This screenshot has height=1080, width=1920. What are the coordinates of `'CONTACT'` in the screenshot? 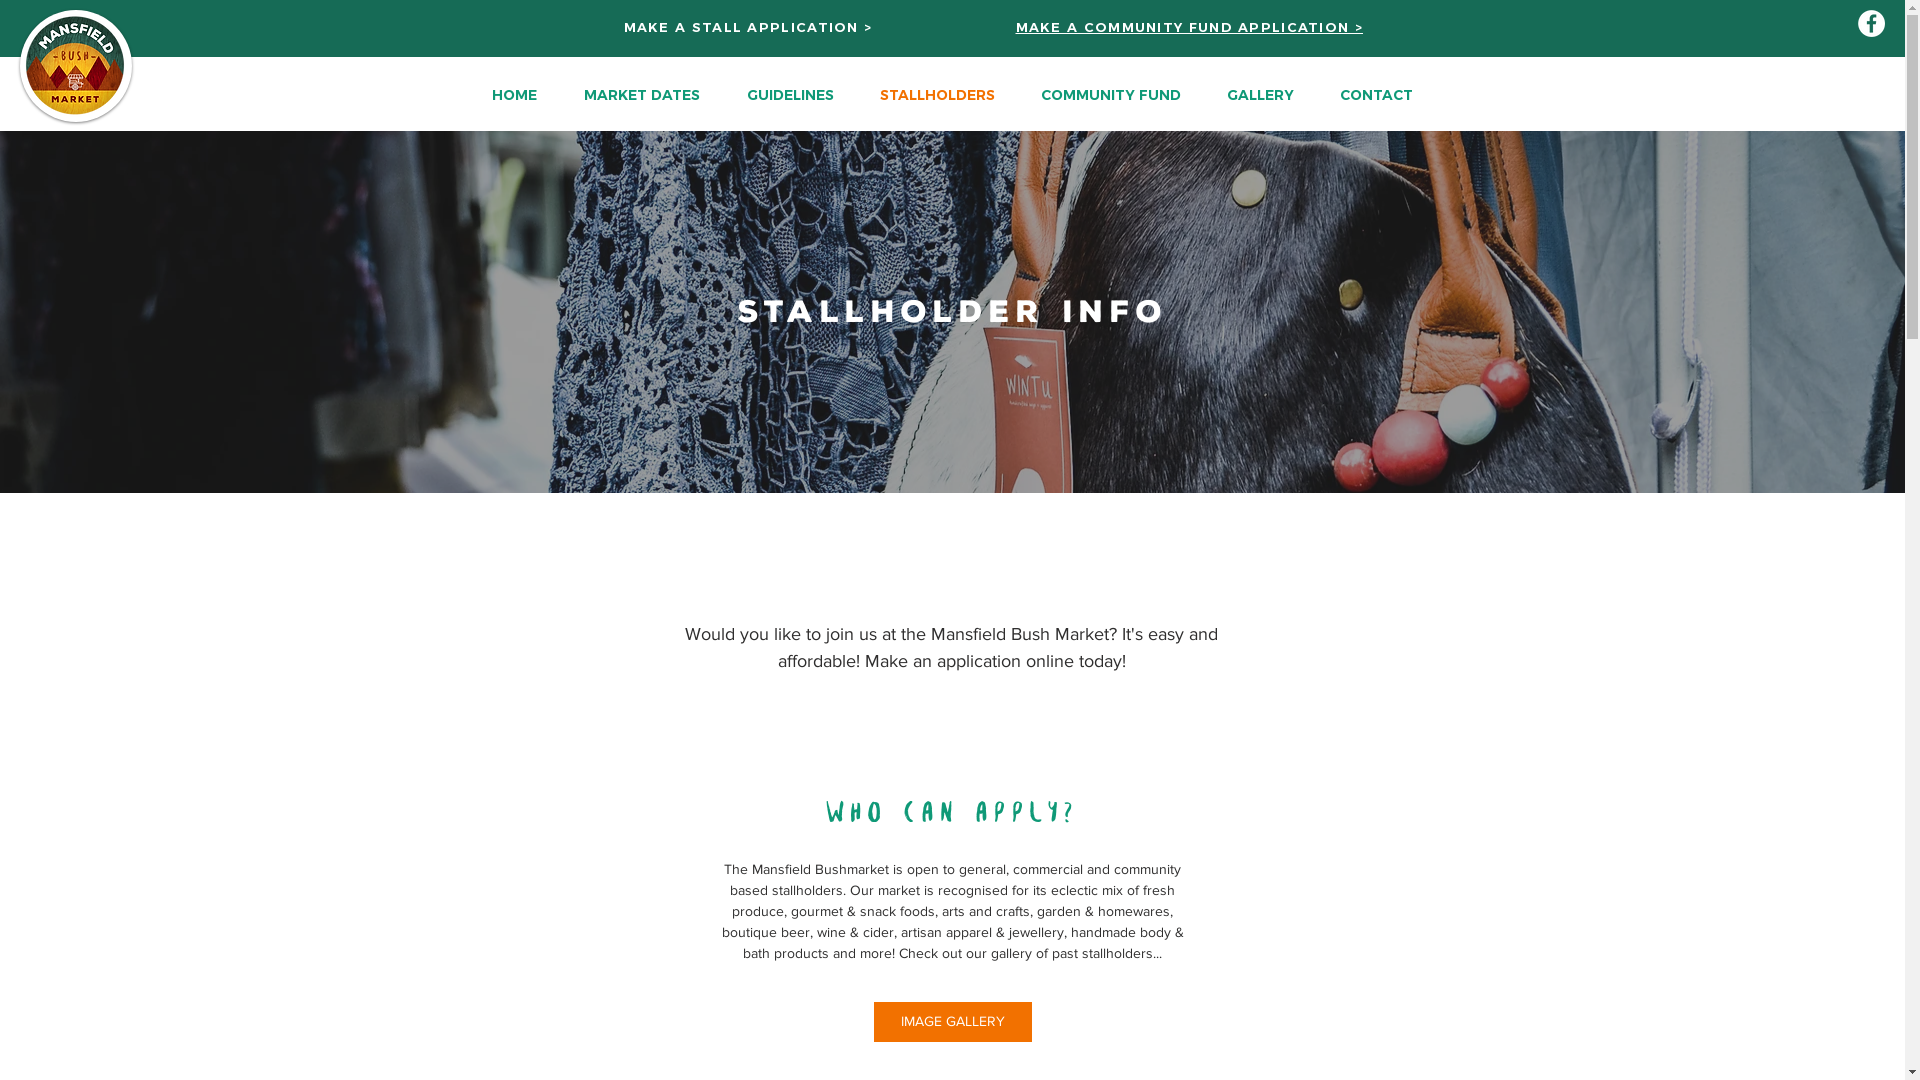 It's located at (1374, 94).